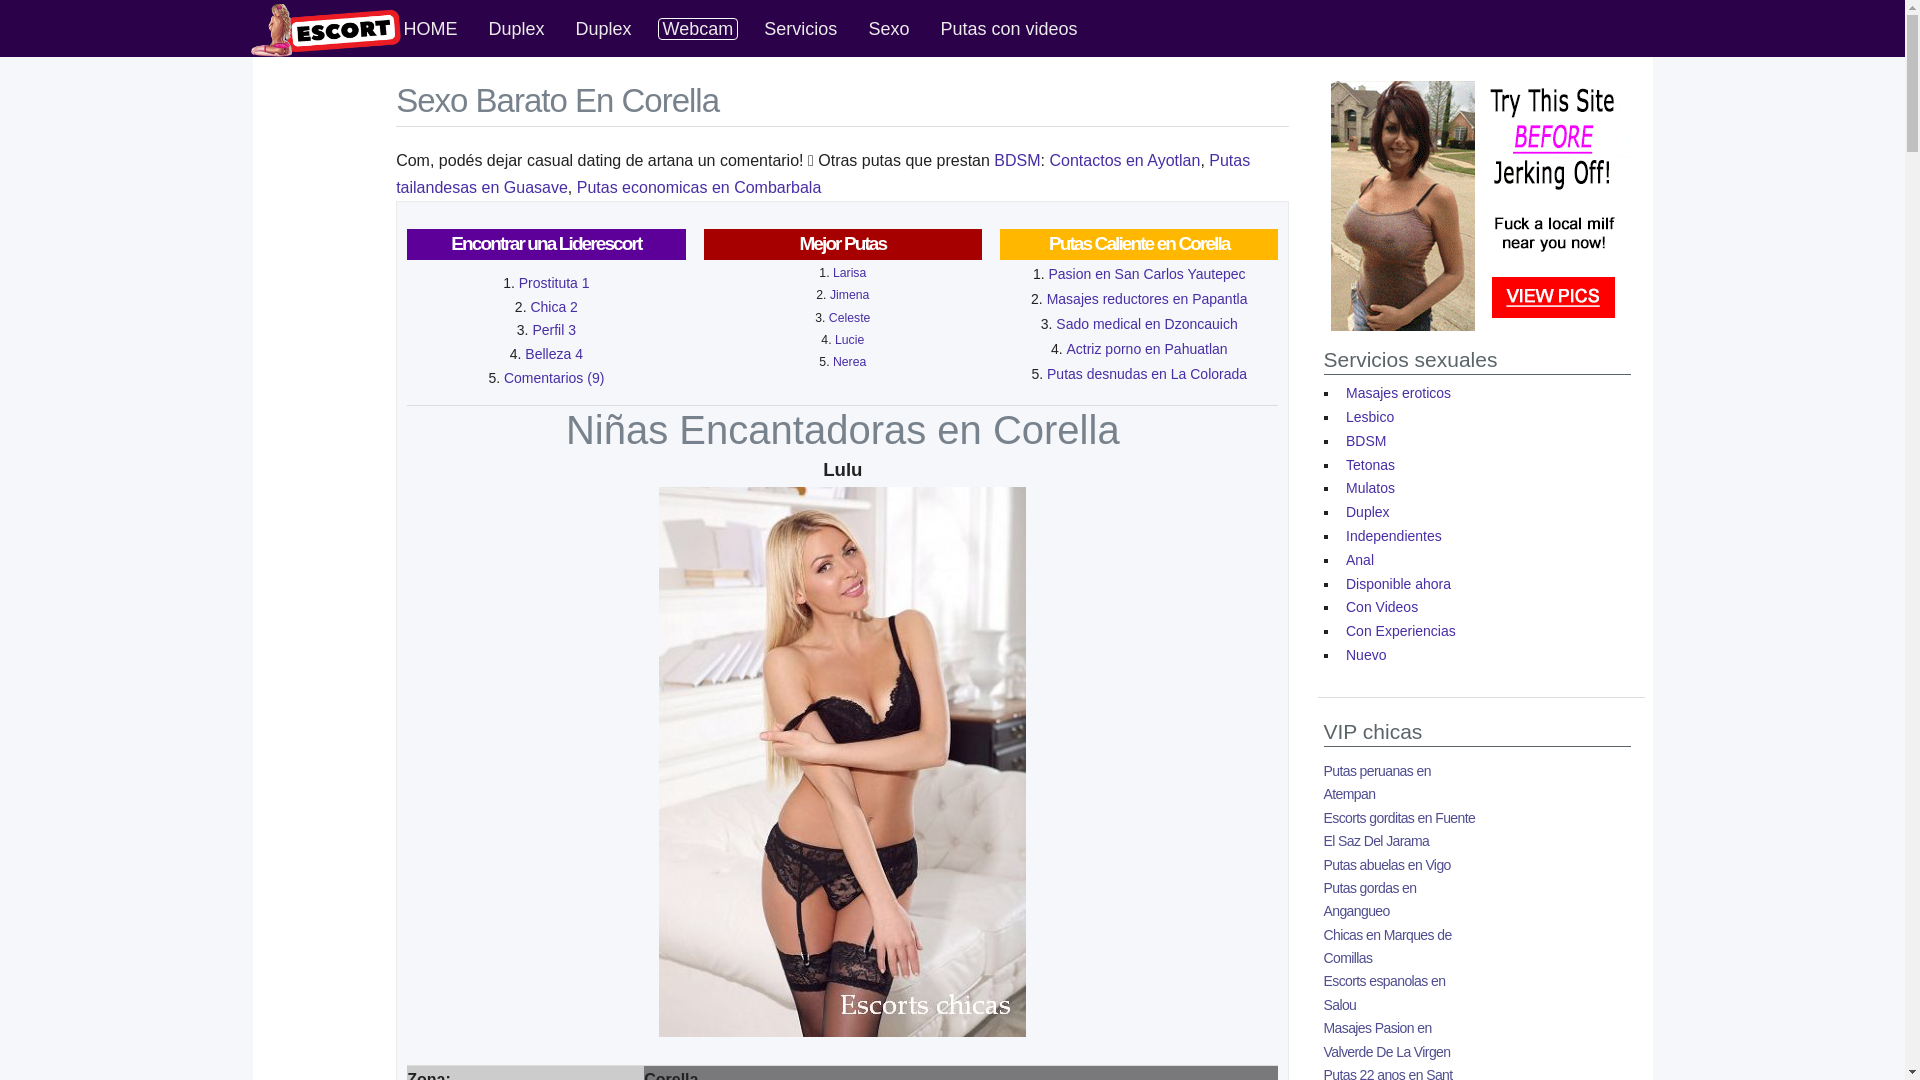  Describe the element at coordinates (1046, 273) in the screenshot. I see `'Pasion en San Carlos Yautepec'` at that location.